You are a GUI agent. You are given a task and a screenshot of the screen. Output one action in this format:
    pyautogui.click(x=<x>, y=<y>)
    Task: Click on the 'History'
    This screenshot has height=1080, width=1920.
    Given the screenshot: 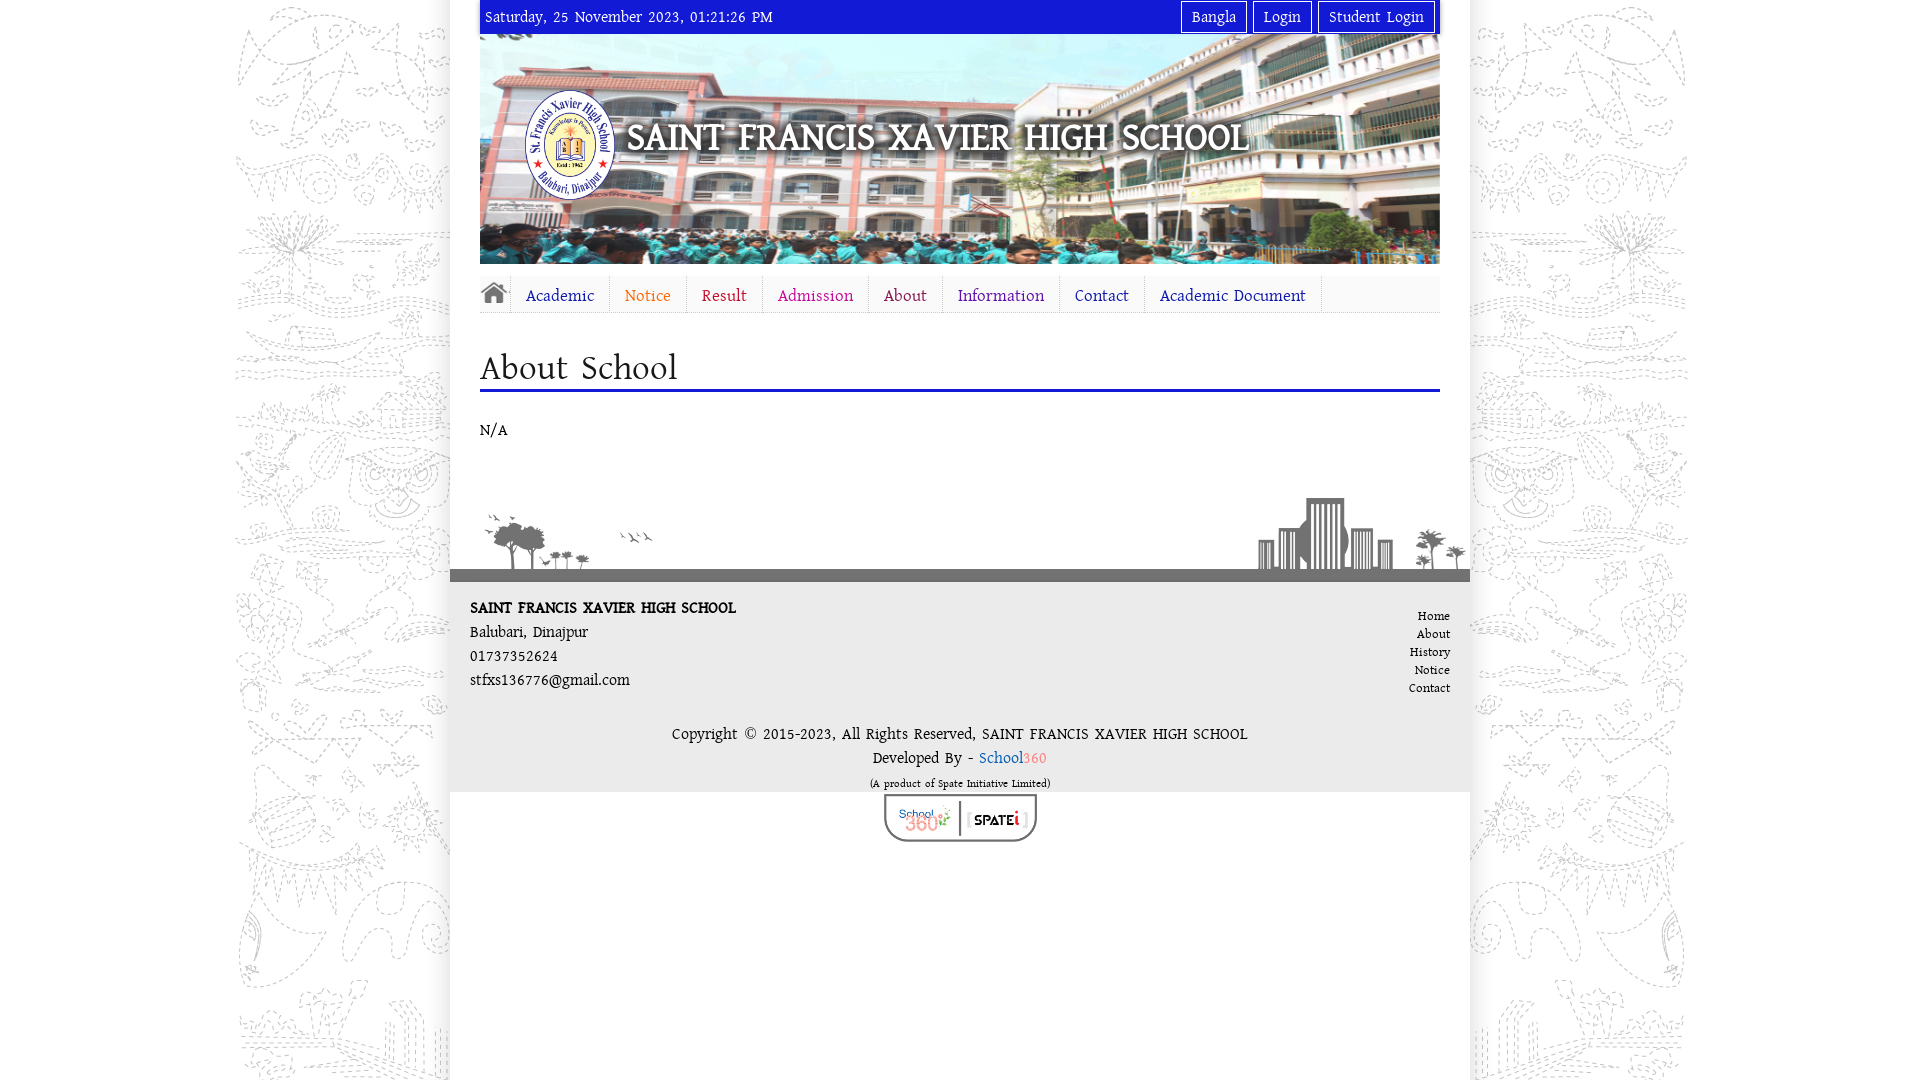 What is the action you would take?
    pyautogui.click(x=1429, y=651)
    